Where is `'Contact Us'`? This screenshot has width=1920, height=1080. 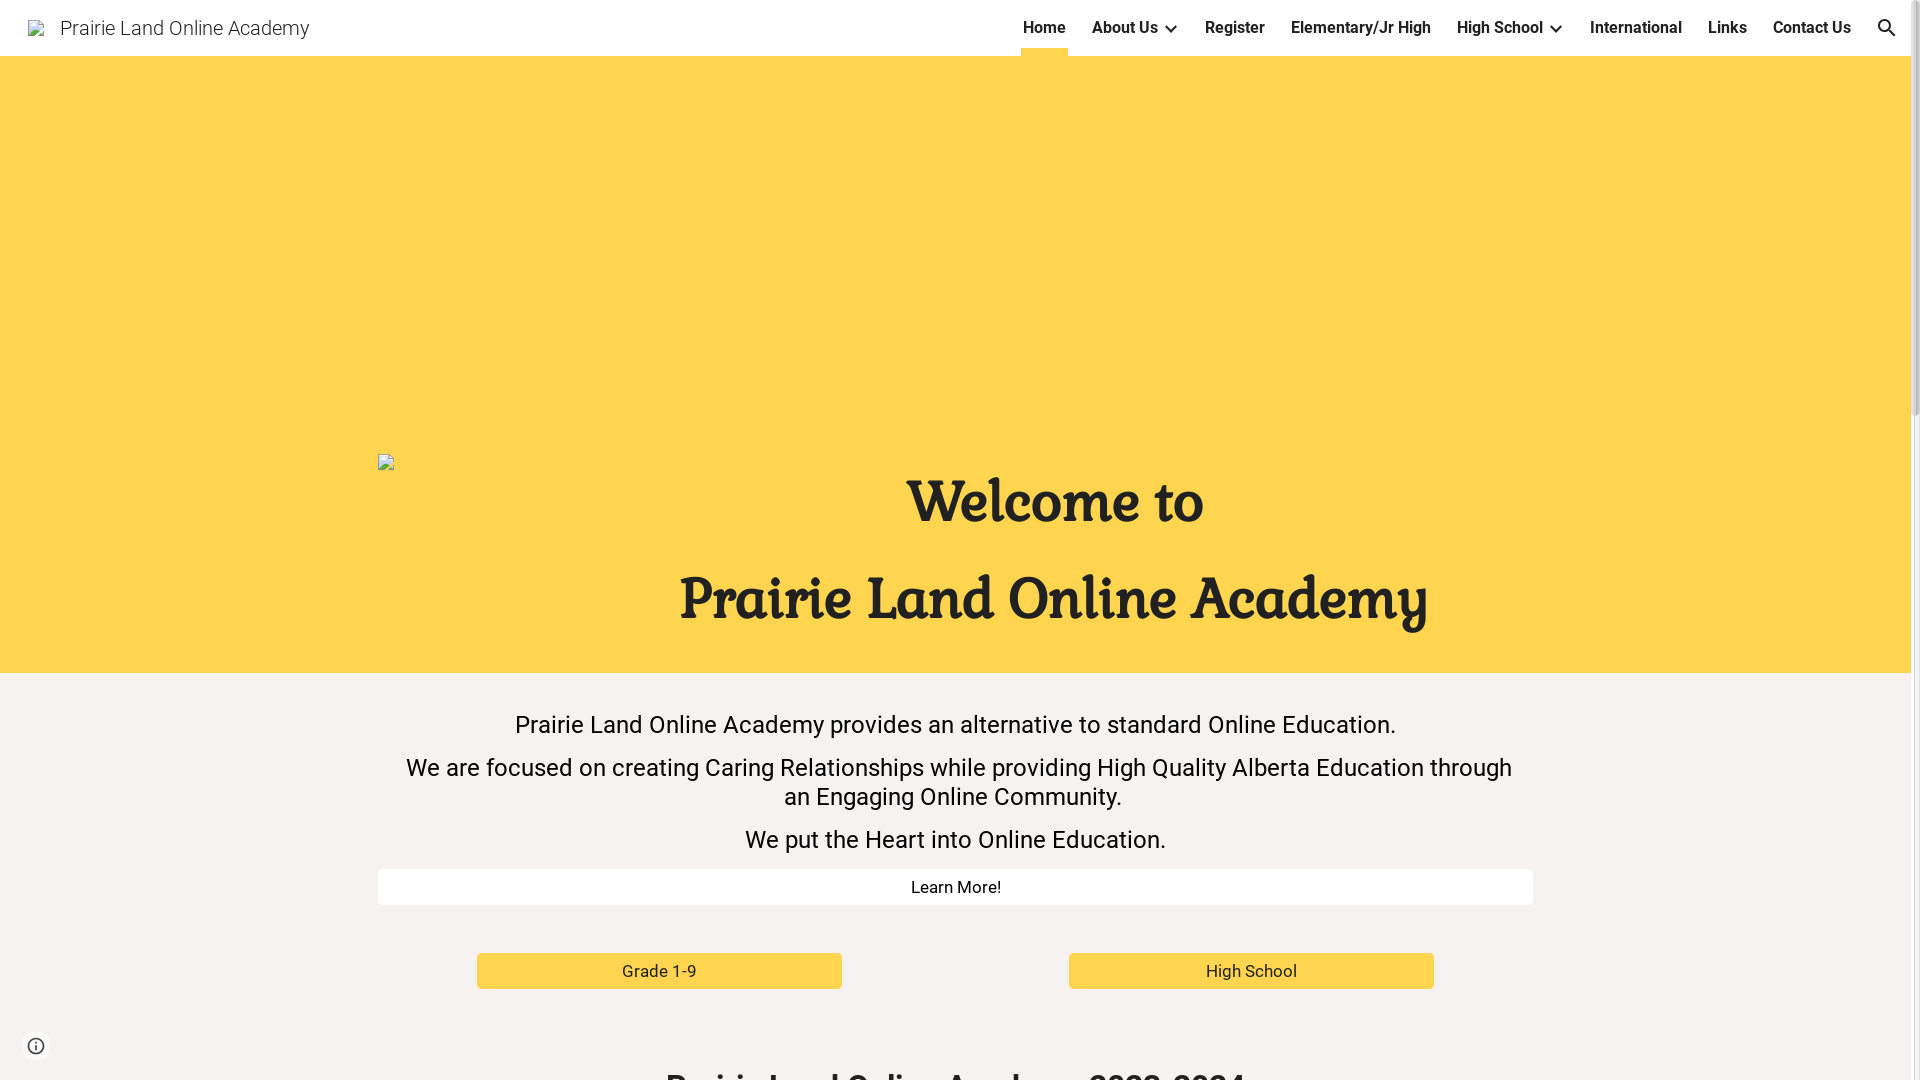 'Contact Us' is located at coordinates (1812, 27).